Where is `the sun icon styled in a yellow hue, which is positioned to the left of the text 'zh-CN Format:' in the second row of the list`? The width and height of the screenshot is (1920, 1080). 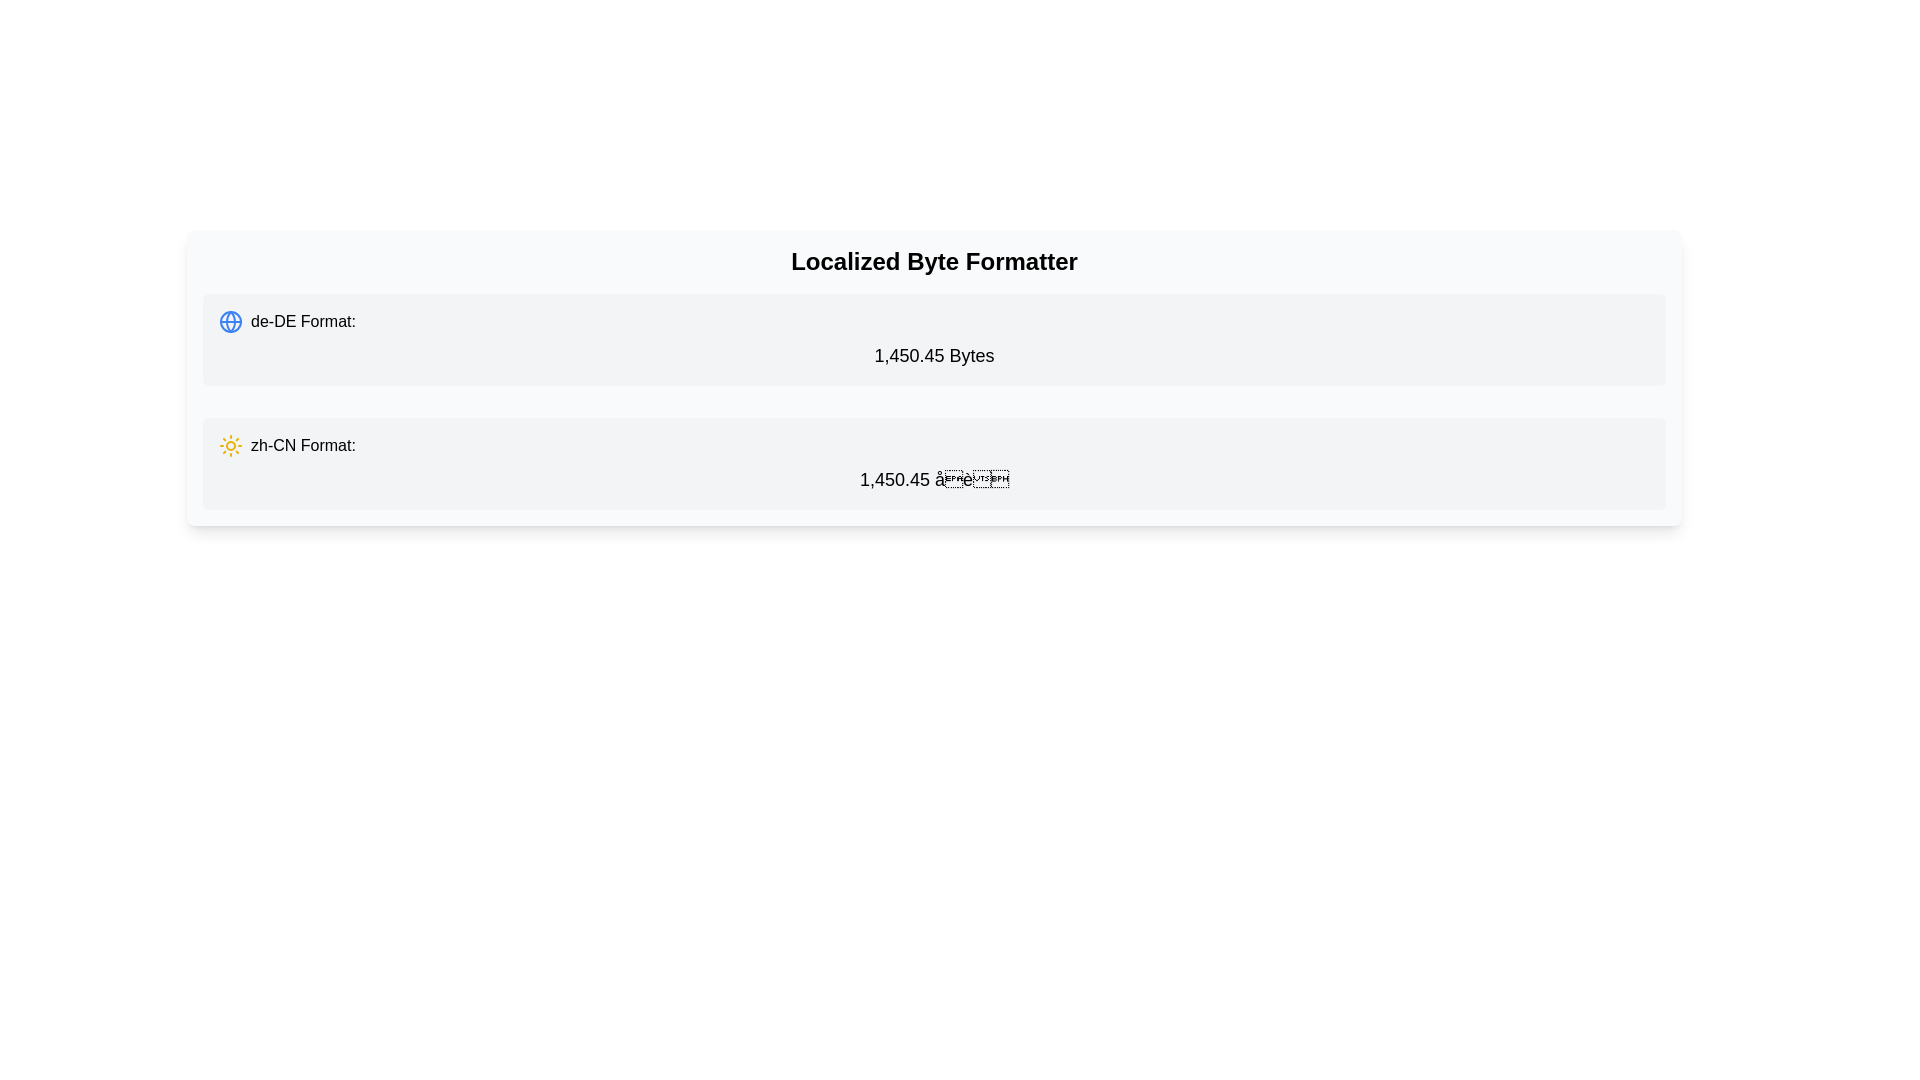
the sun icon styled in a yellow hue, which is positioned to the left of the text 'zh-CN Format:' in the second row of the list is located at coordinates (230, 445).